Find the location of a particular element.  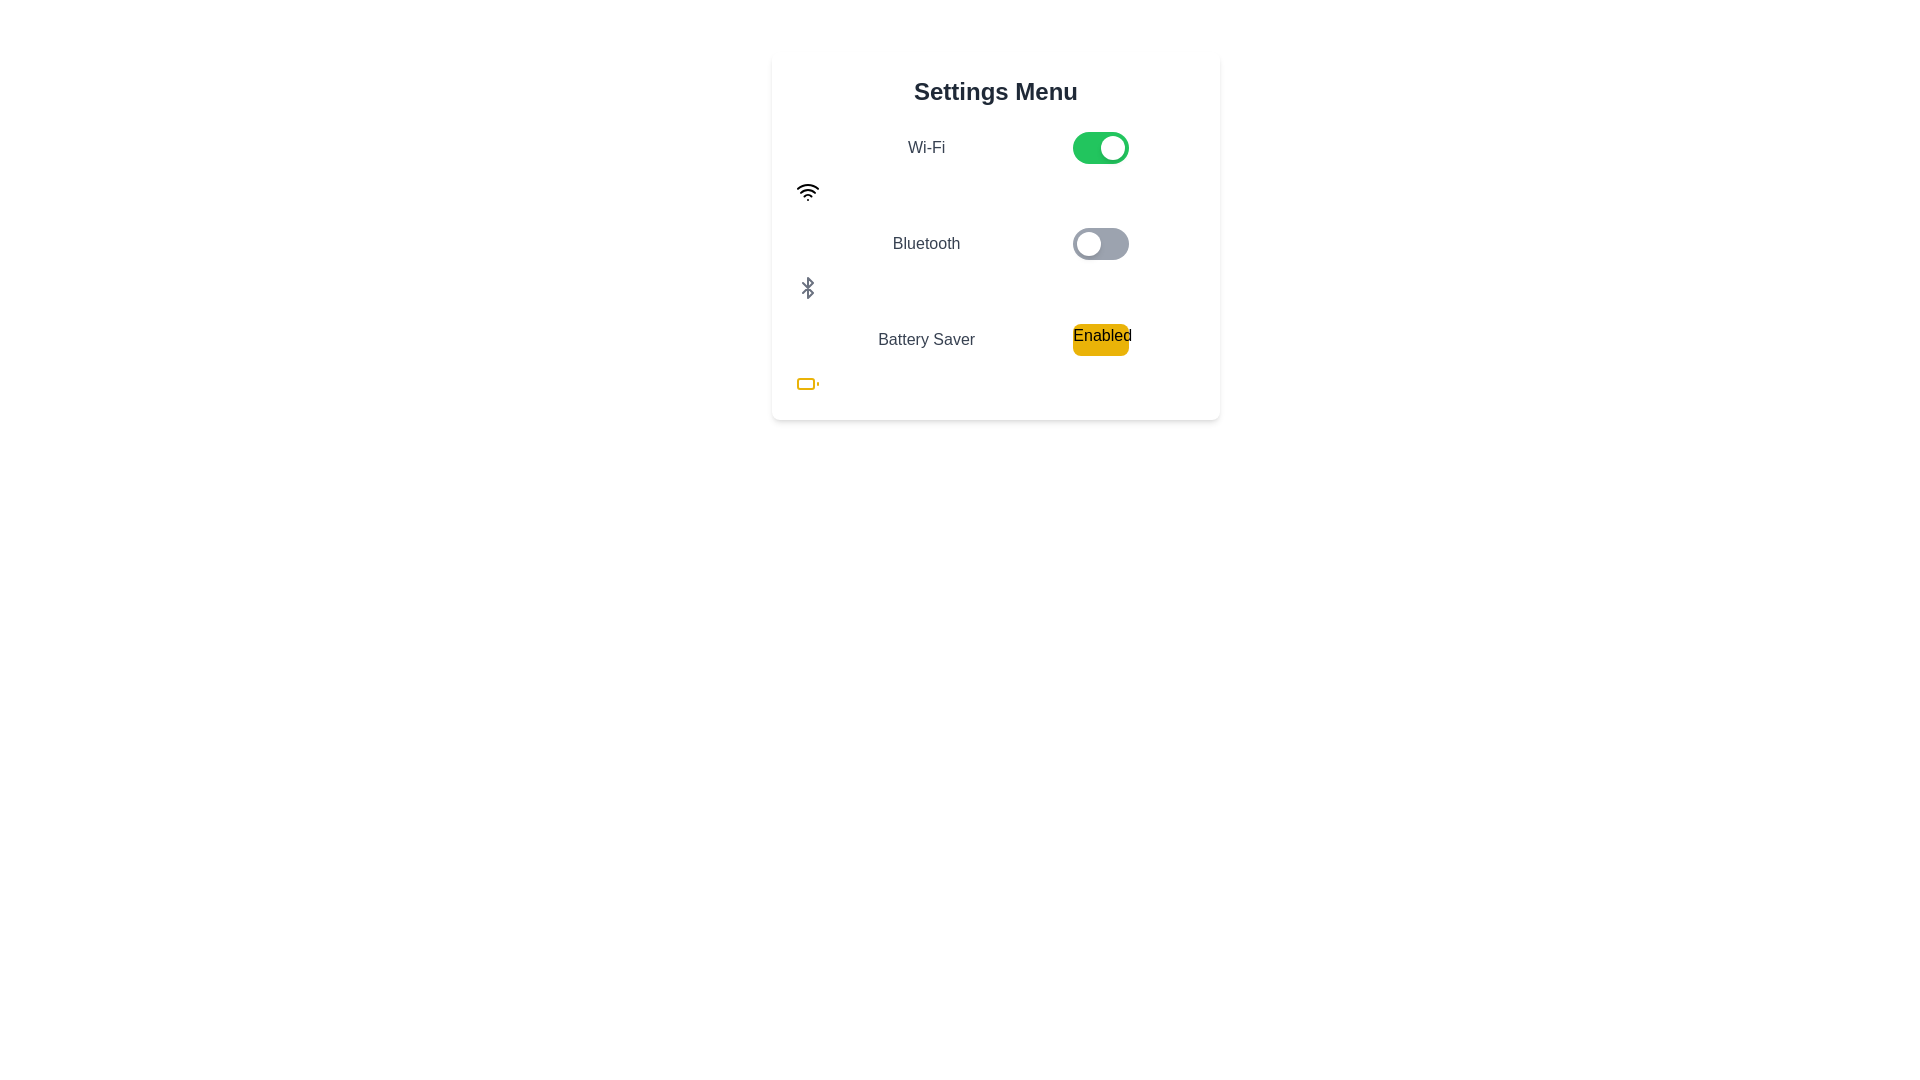

the 'Battery Saver' text label located in the settings menu, which is styled in medium gray and appears below the 'Bluetooth' option with an adjacent 'Enabled' badge is located at coordinates (925, 338).